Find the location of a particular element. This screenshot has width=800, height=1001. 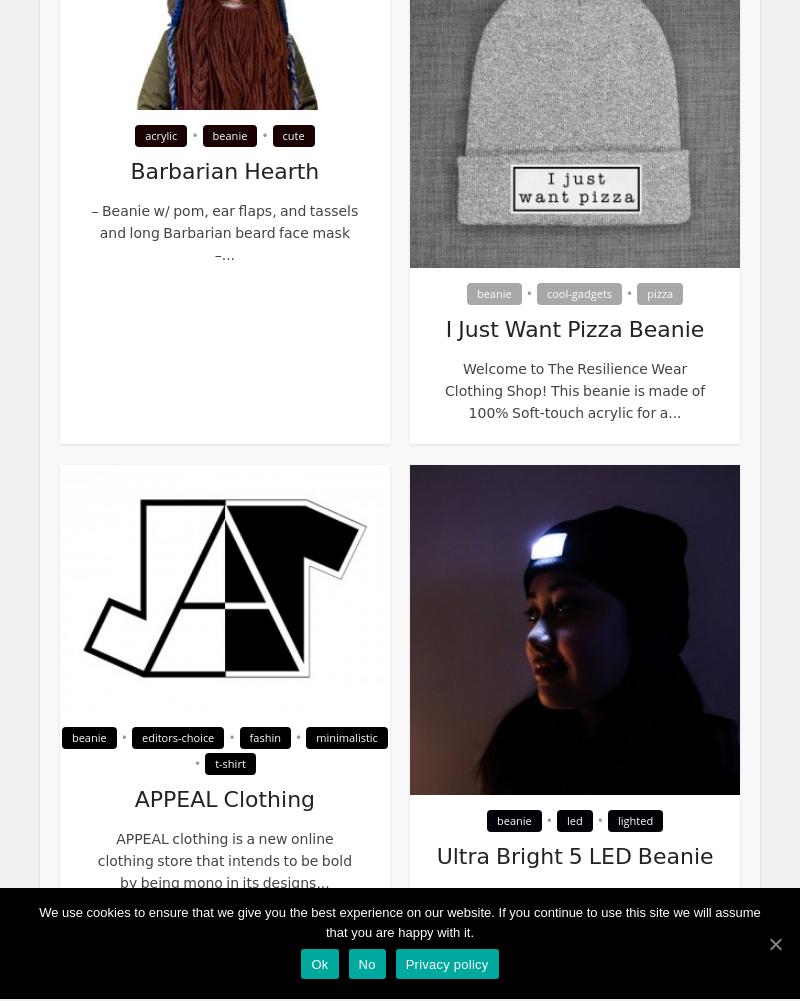

'Barbarian Hearth' is located at coordinates (224, 170).